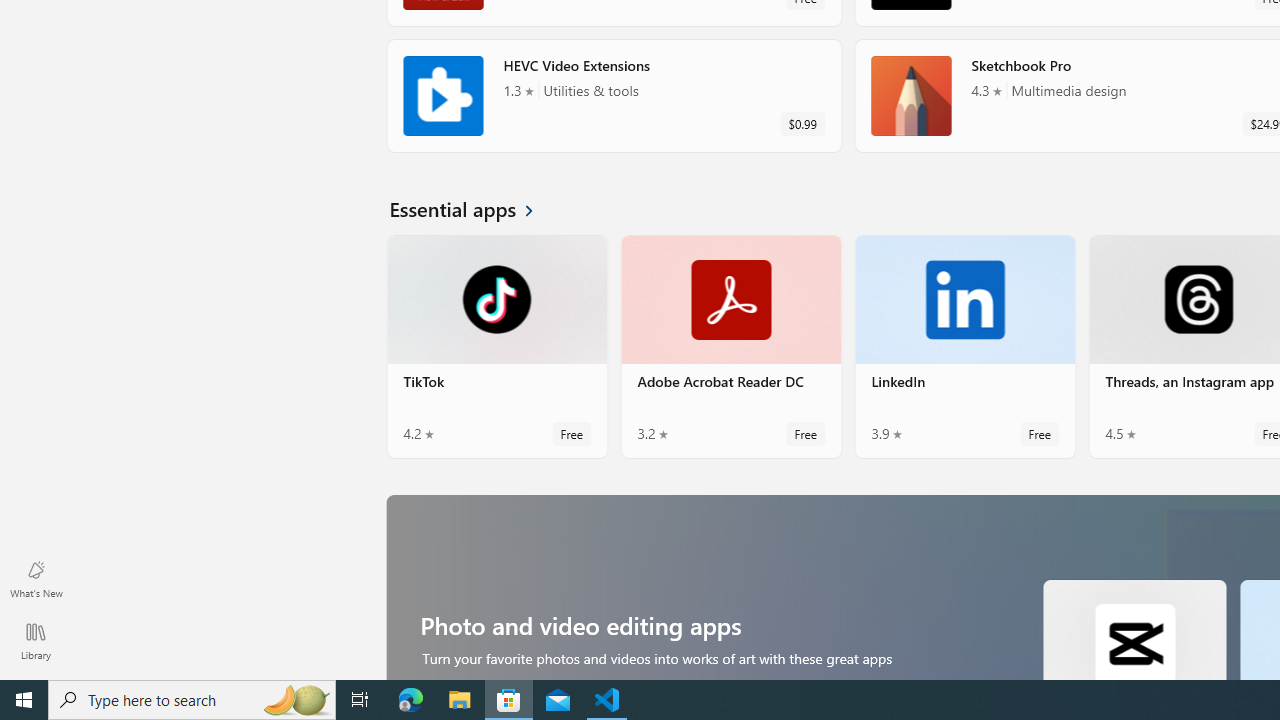 This screenshot has width=1280, height=720. Describe the element at coordinates (35, 640) in the screenshot. I see `'Library'` at that location.